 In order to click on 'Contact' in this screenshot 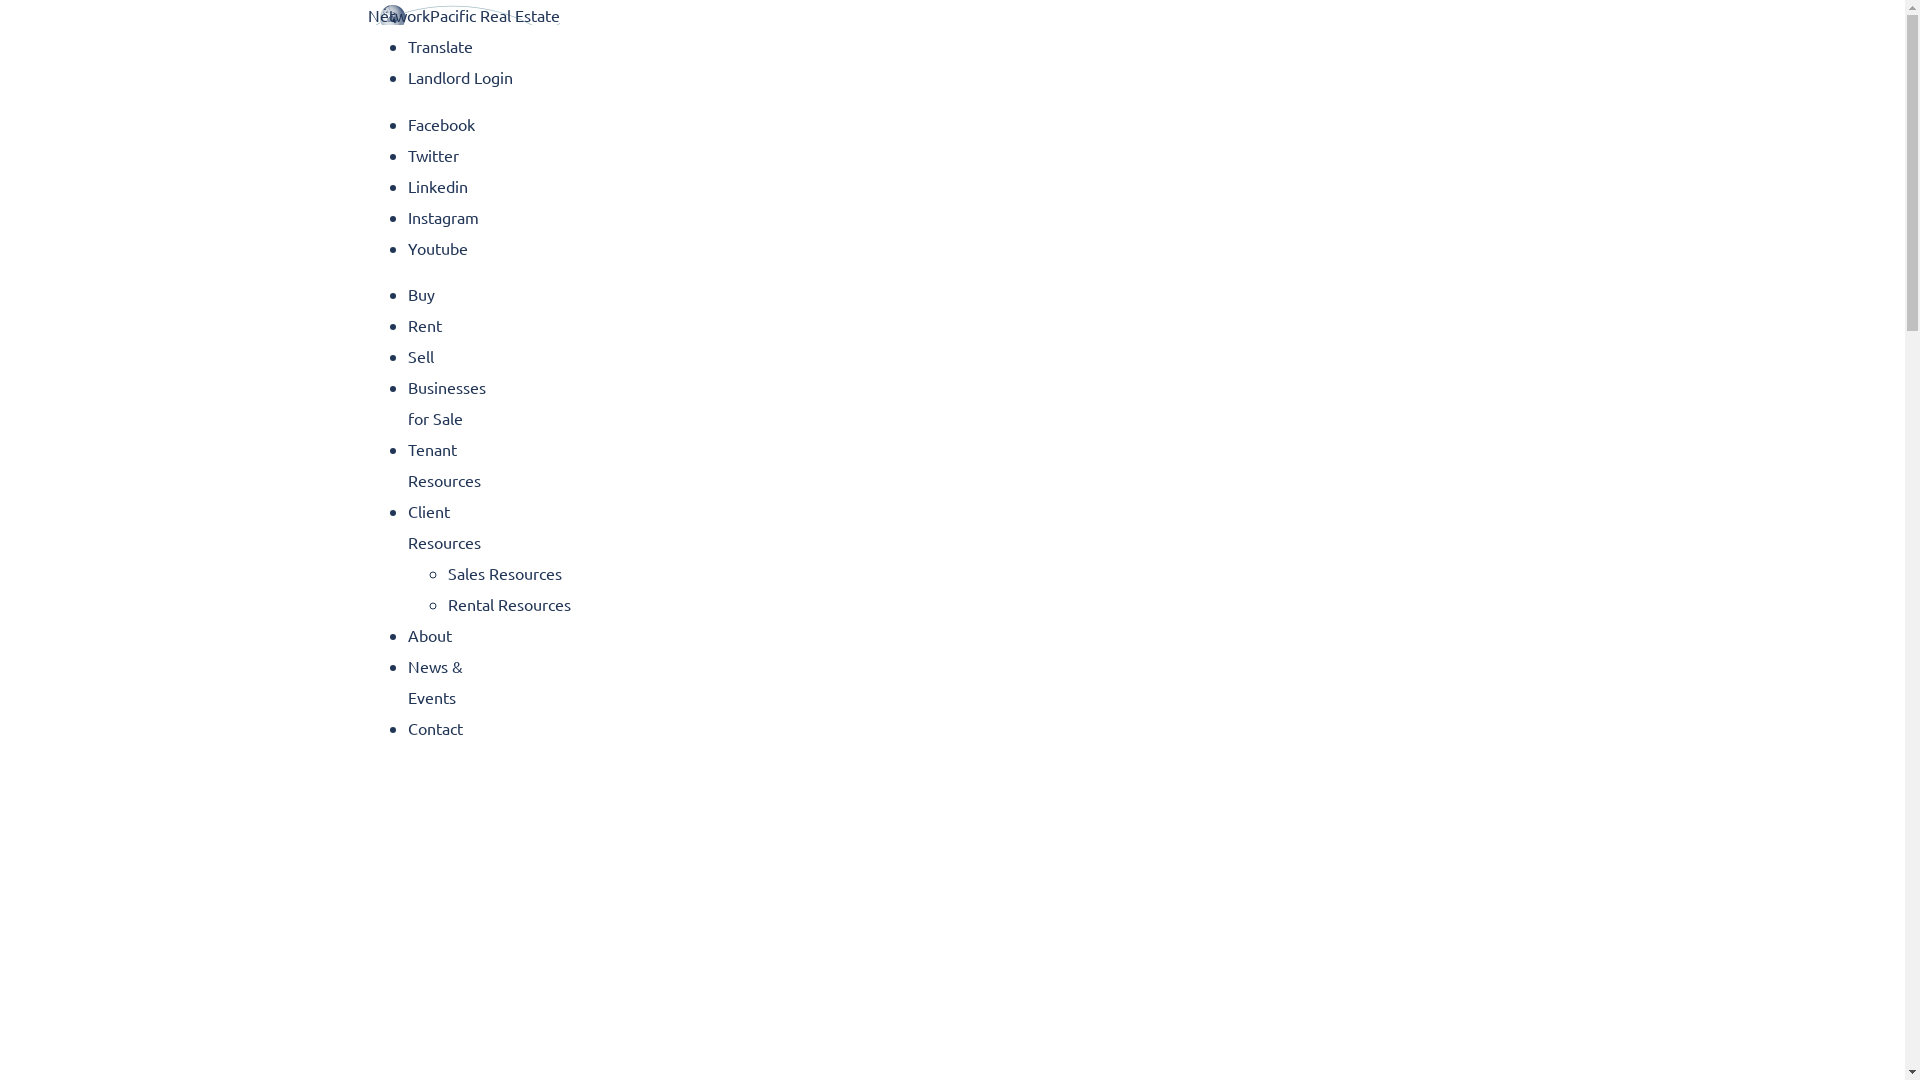, I will do `click(434, 728)`.